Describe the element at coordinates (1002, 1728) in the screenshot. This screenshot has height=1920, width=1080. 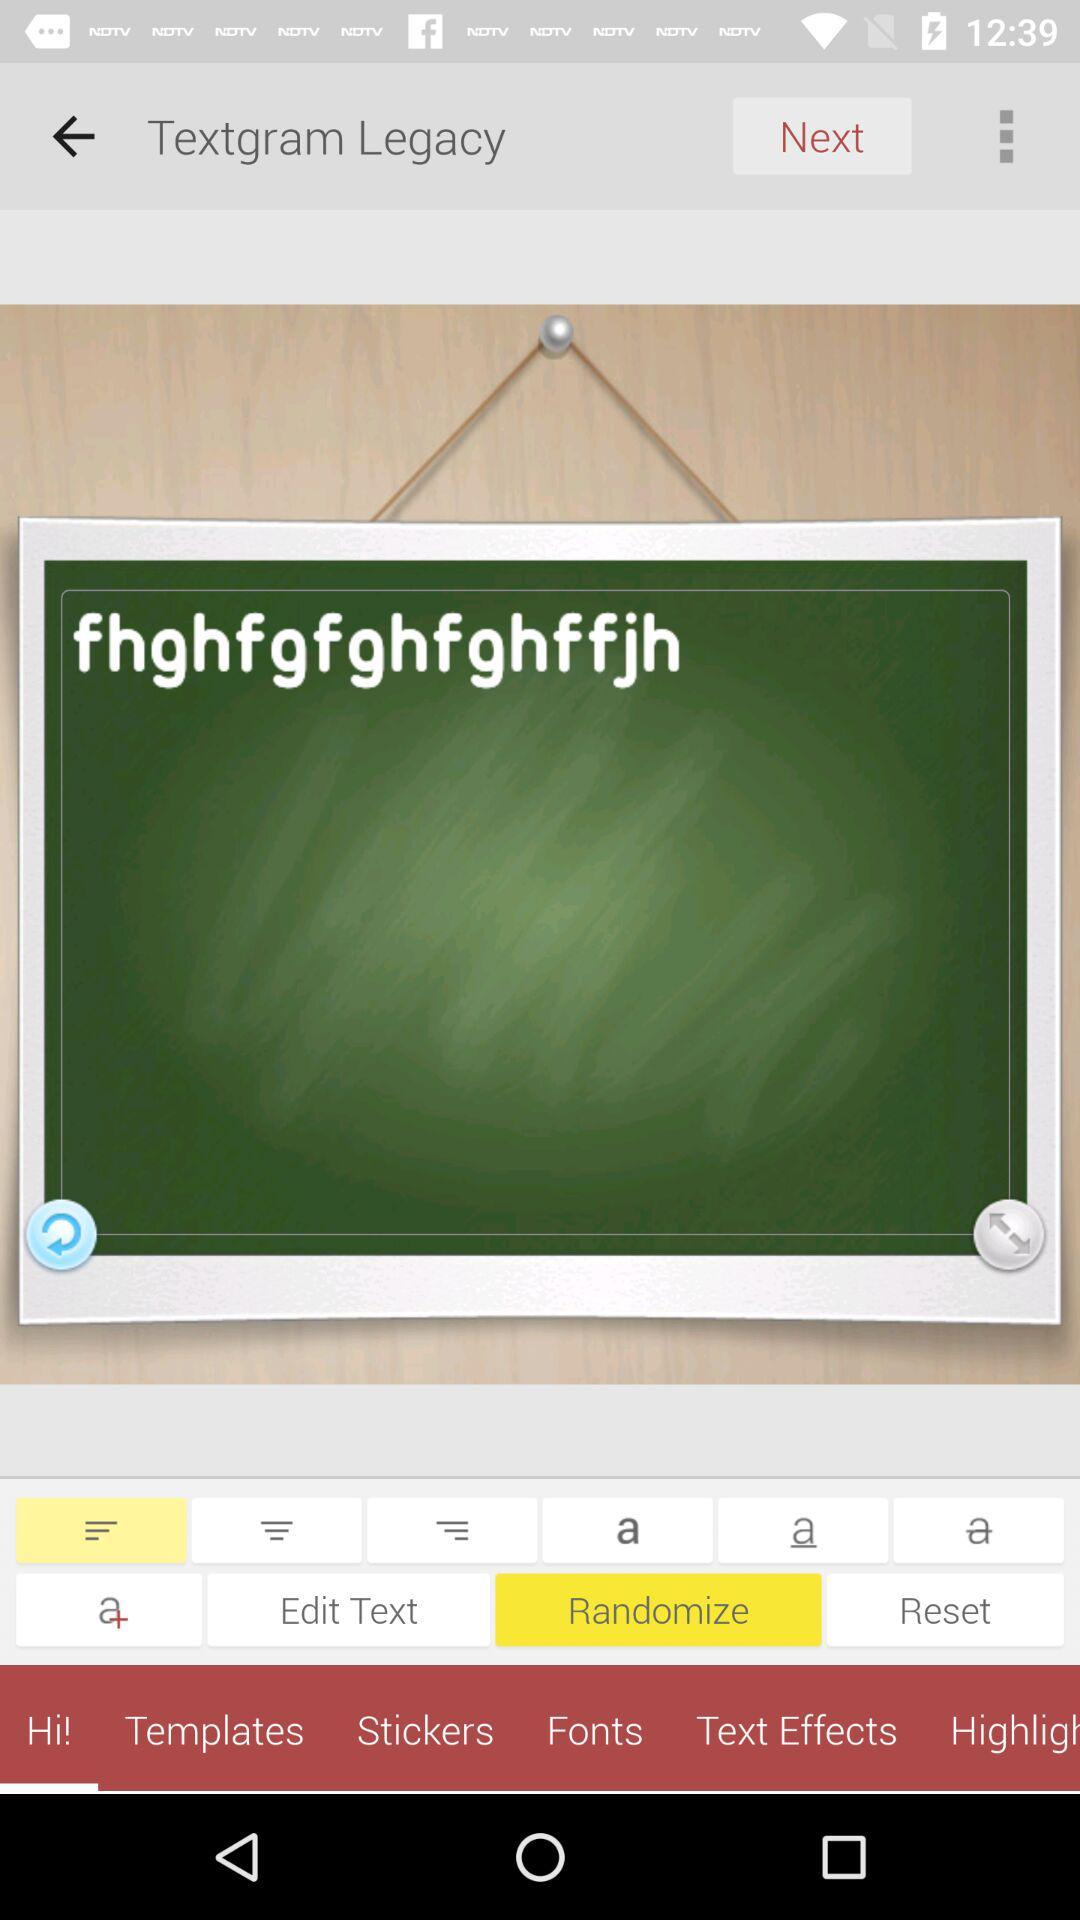
I see `highlight` at that location.